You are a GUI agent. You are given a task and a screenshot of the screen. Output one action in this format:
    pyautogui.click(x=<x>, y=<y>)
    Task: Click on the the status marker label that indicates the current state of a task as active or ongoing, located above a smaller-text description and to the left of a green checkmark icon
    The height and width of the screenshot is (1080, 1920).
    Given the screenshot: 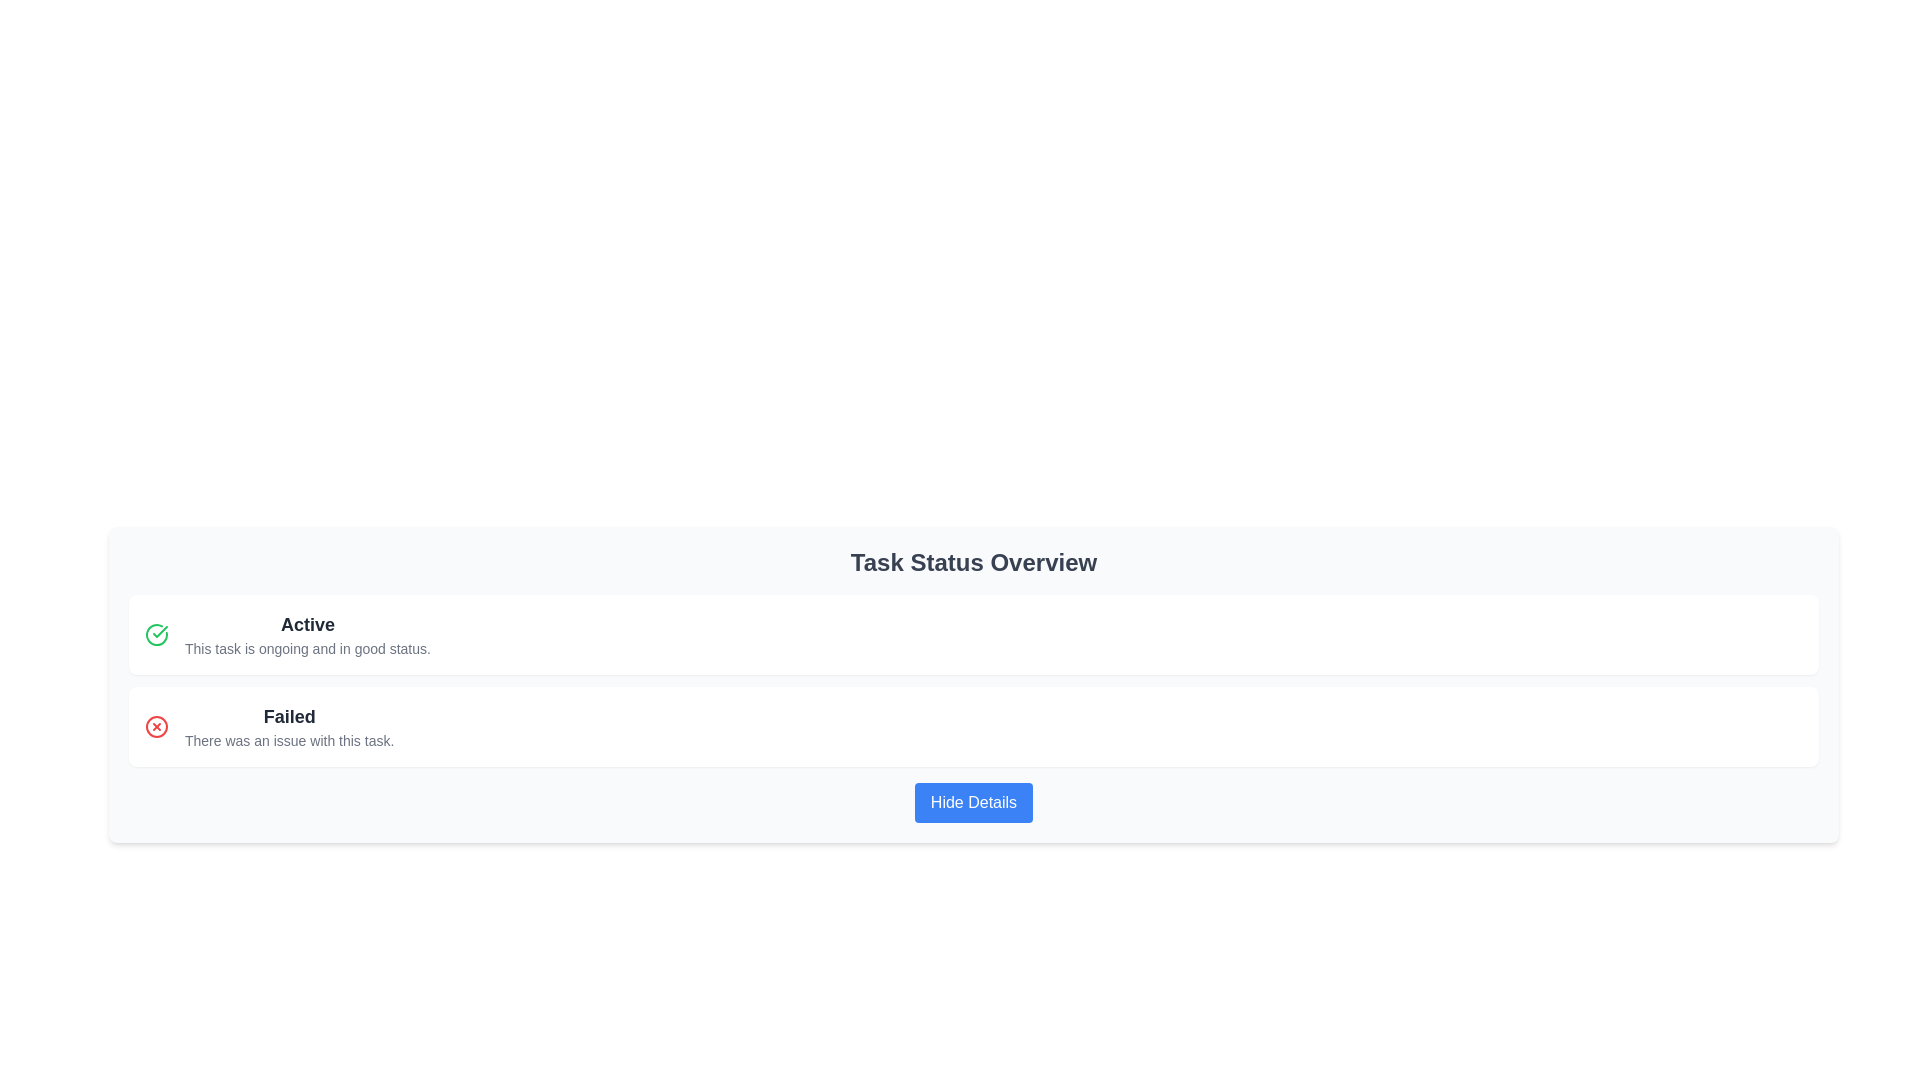 What is the action you would take?
    pyautogui.click(x=306, y=623)
    